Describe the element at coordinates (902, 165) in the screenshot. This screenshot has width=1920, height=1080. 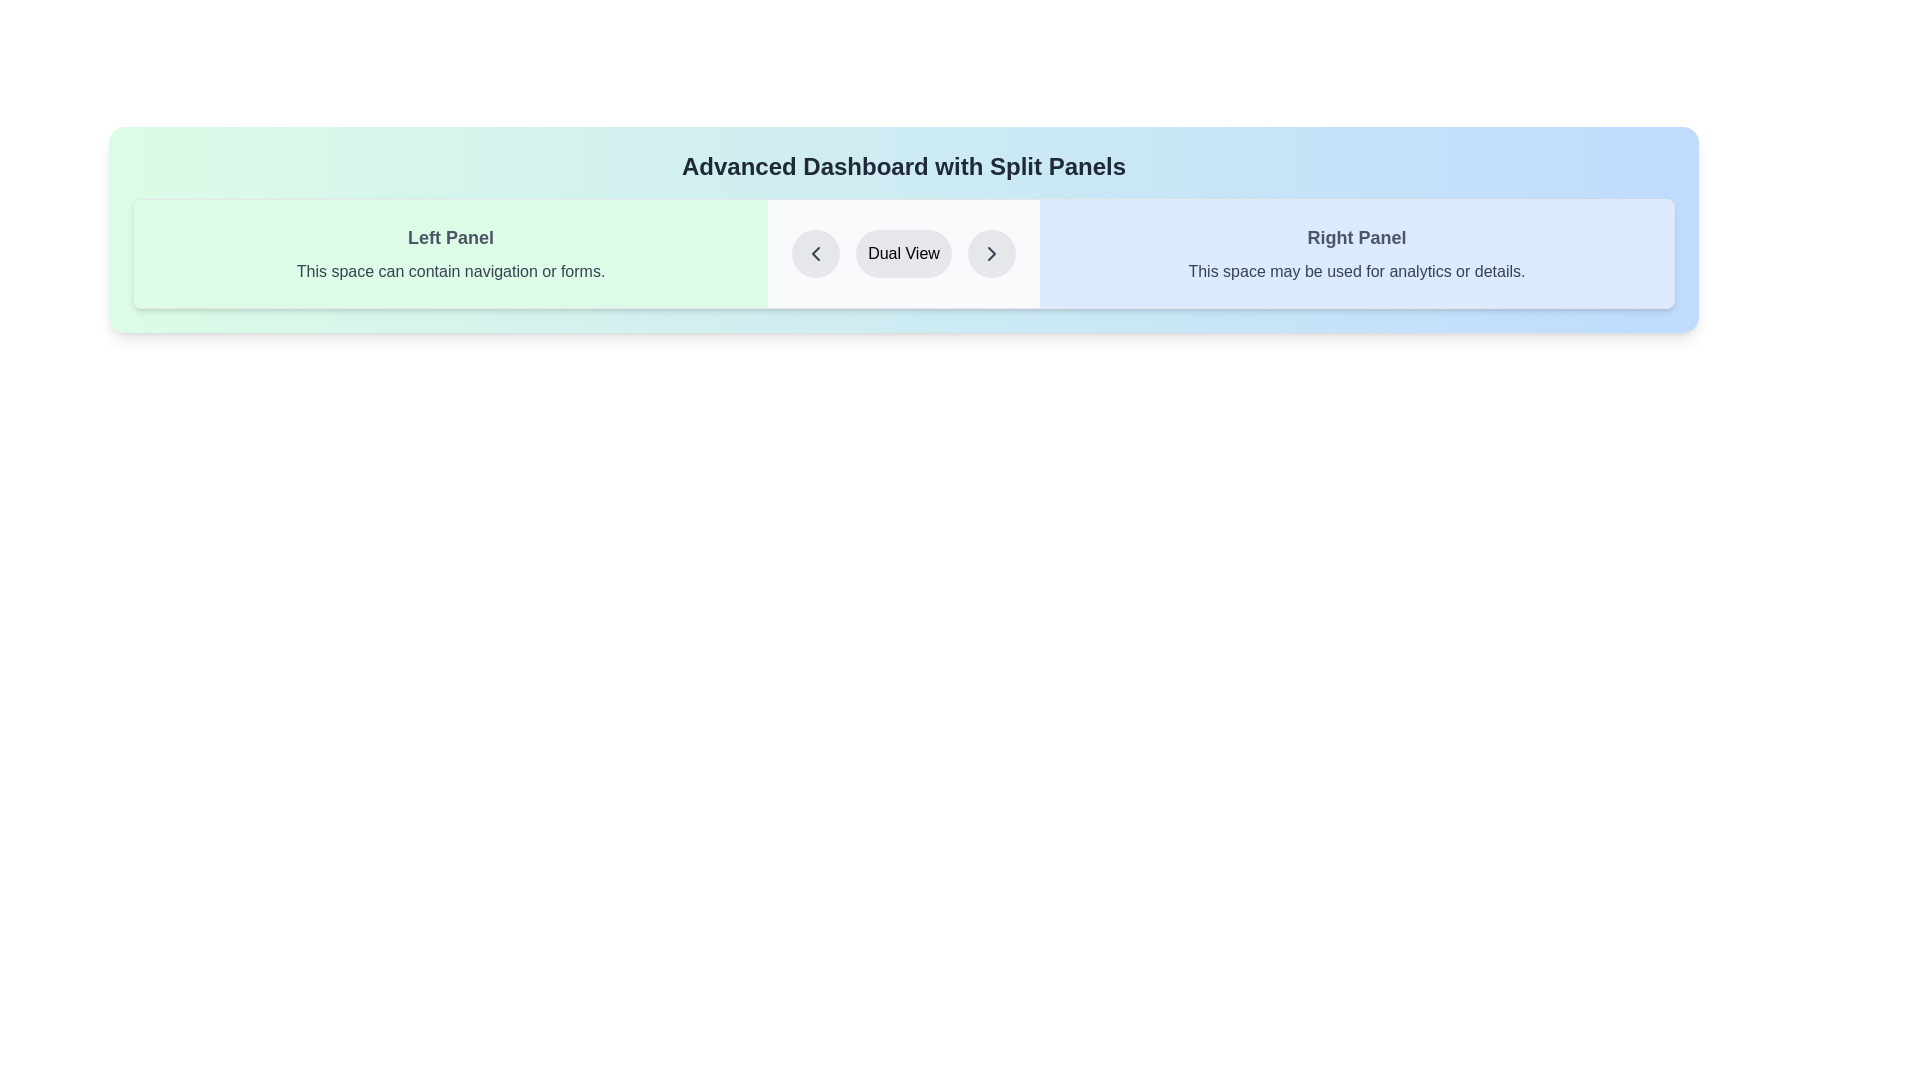
I see `text from the Text Header element that displays 'Advanced Dashboard with Split Panels', which is positioned at the top-middle of the layout` at that location.